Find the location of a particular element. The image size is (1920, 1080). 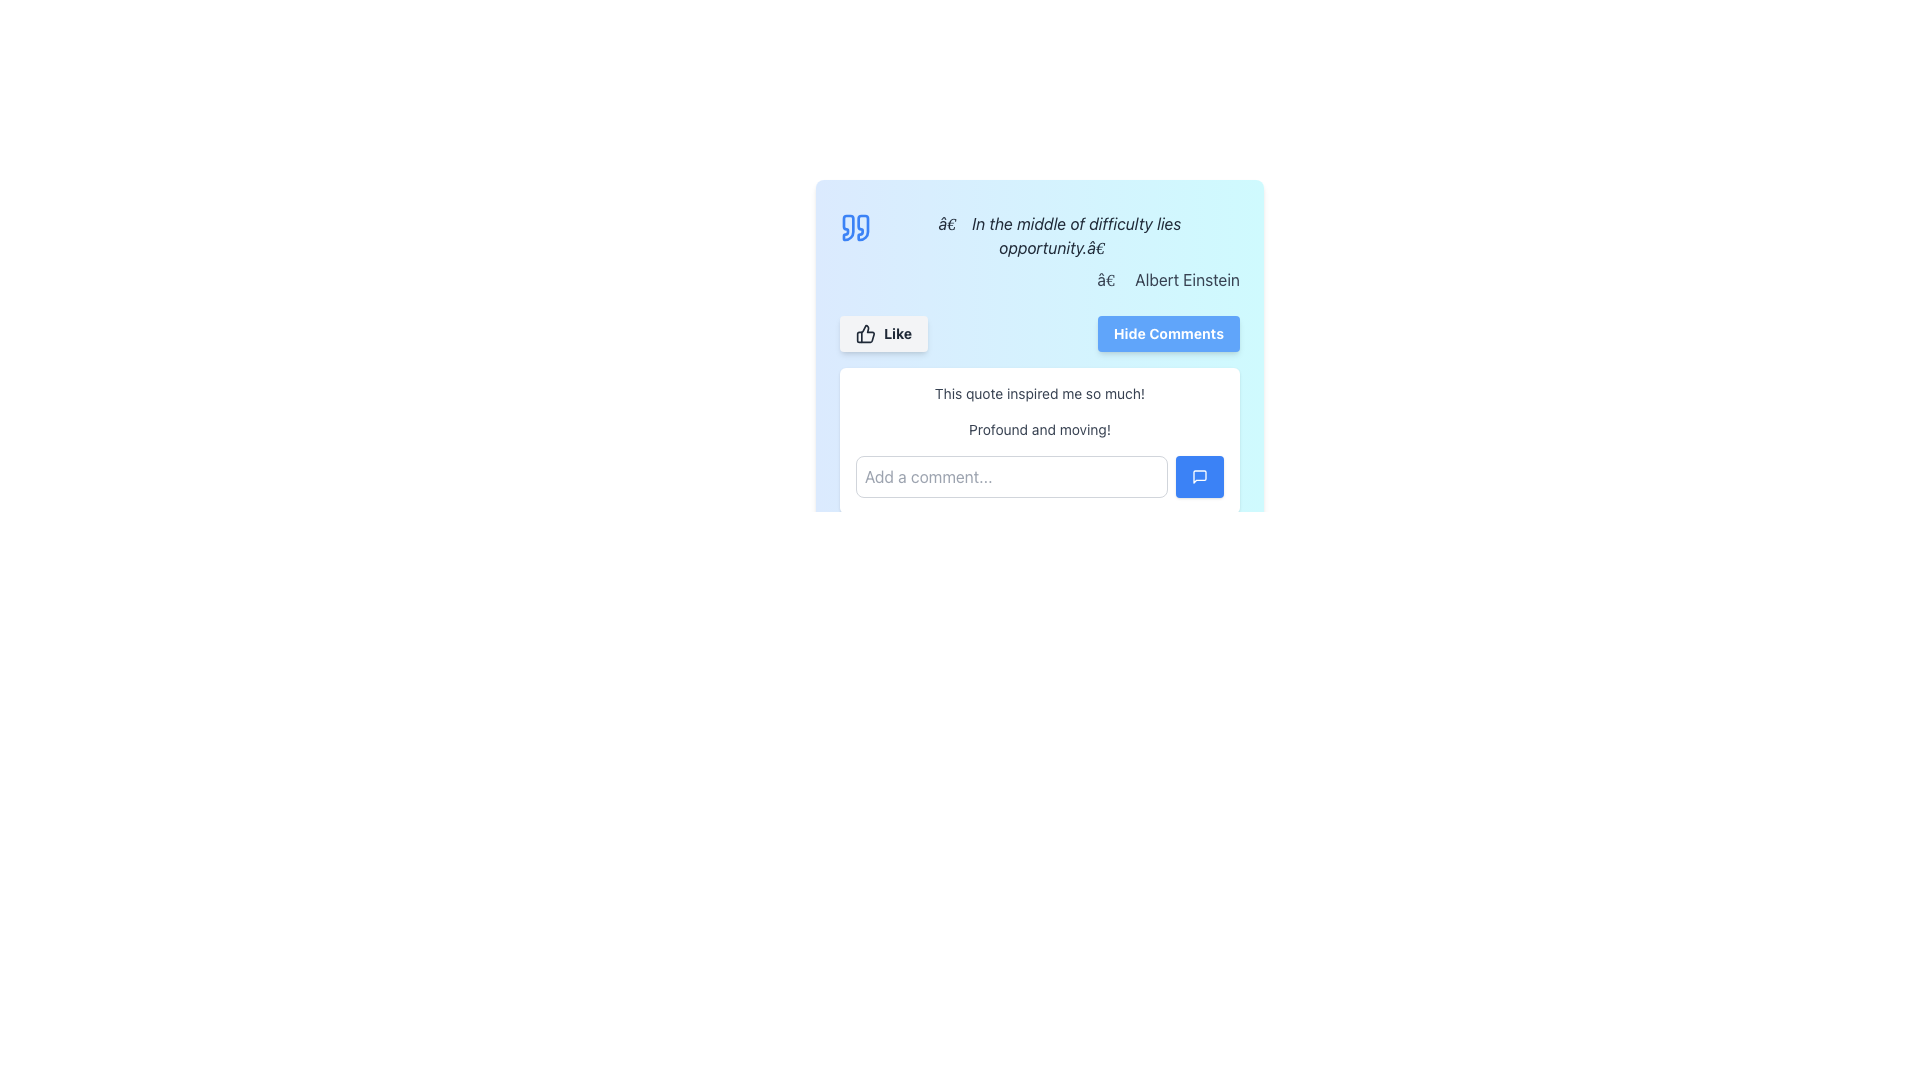

the italicized text display showing a quotation, which is styled in gray and aligned to the left, located adjacent to a blue quotation mark icon is located at coordinates (1040, 234).